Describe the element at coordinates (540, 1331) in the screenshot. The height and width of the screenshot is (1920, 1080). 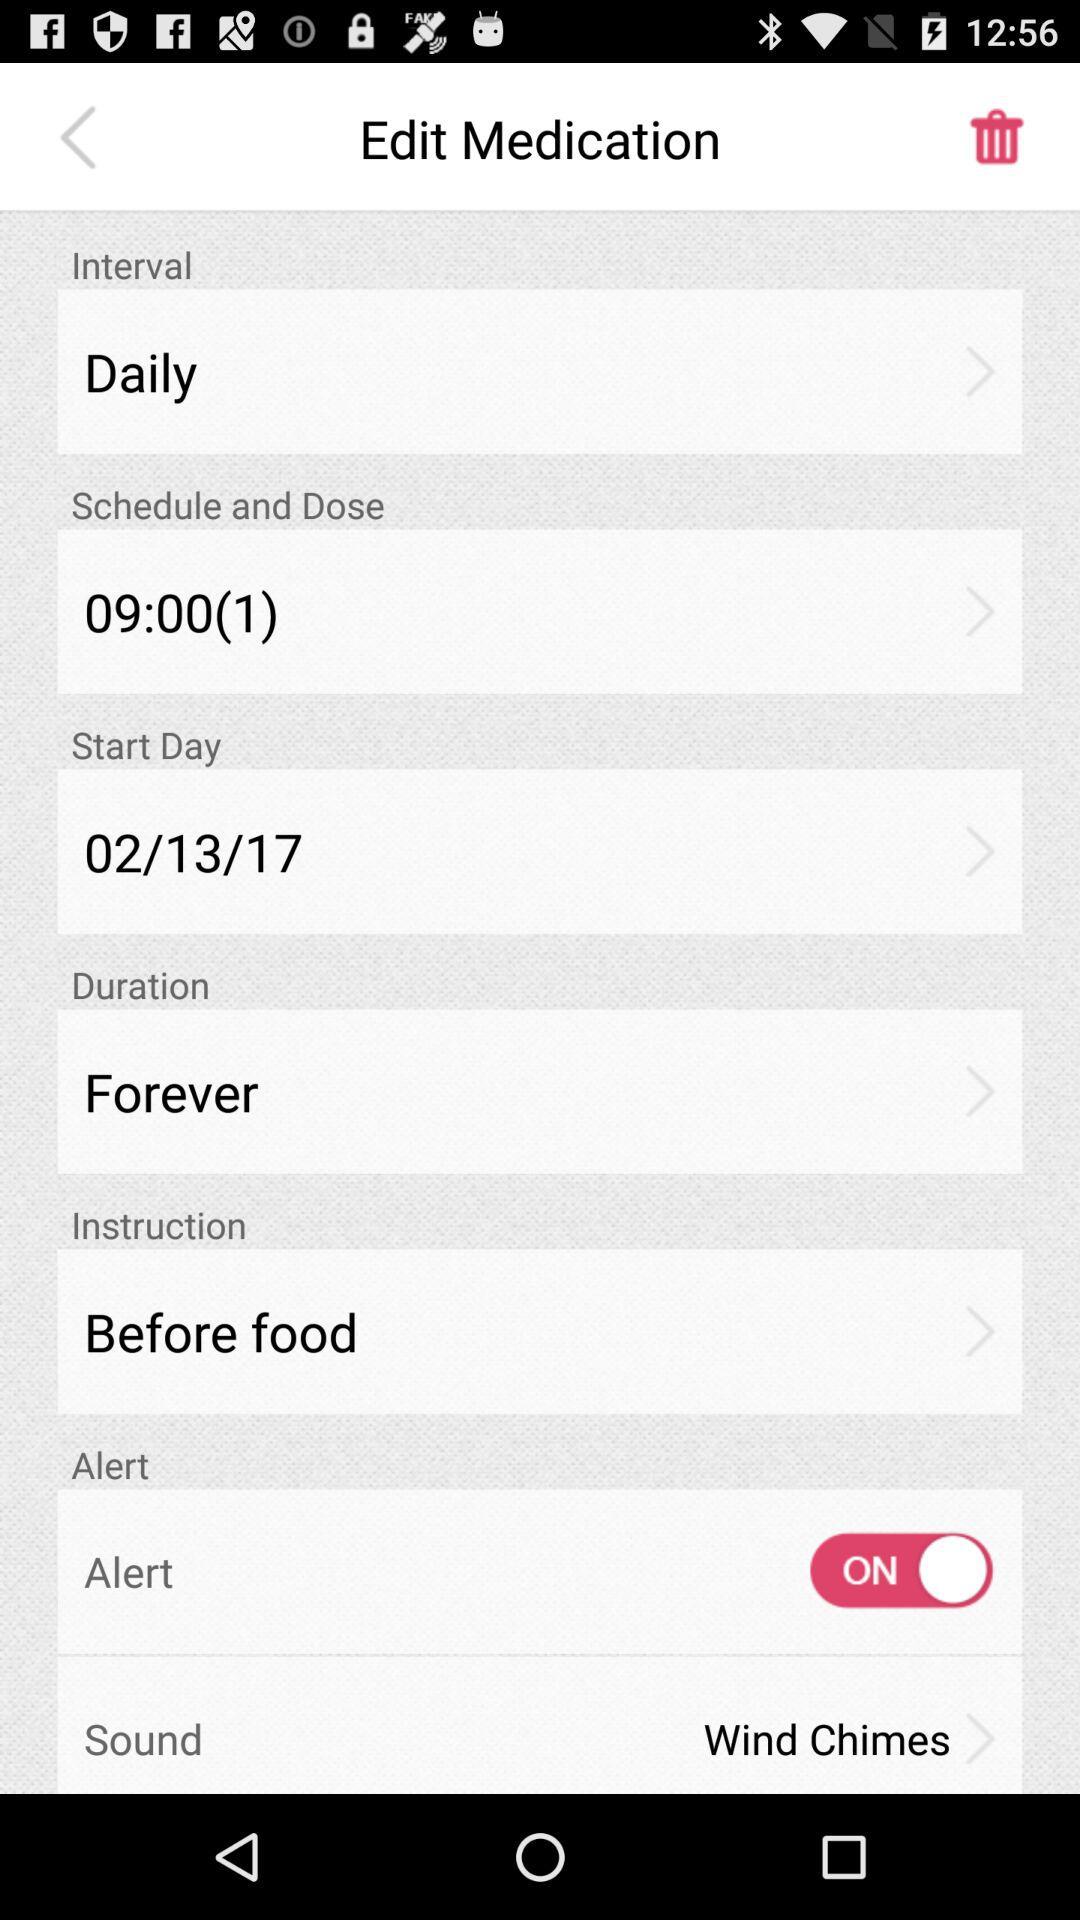
I see `app above alert item` at that location.